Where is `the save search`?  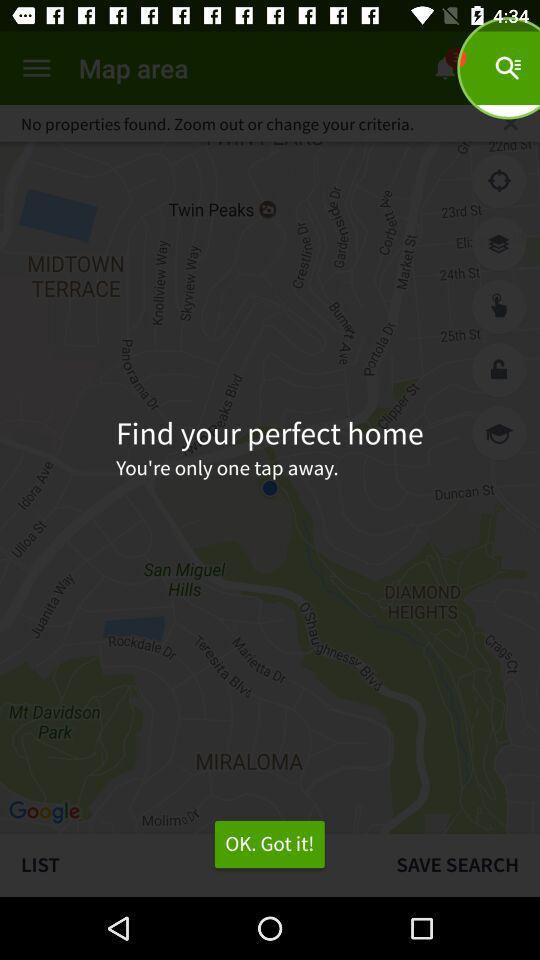
the save search is located at coordinates (457, 864).